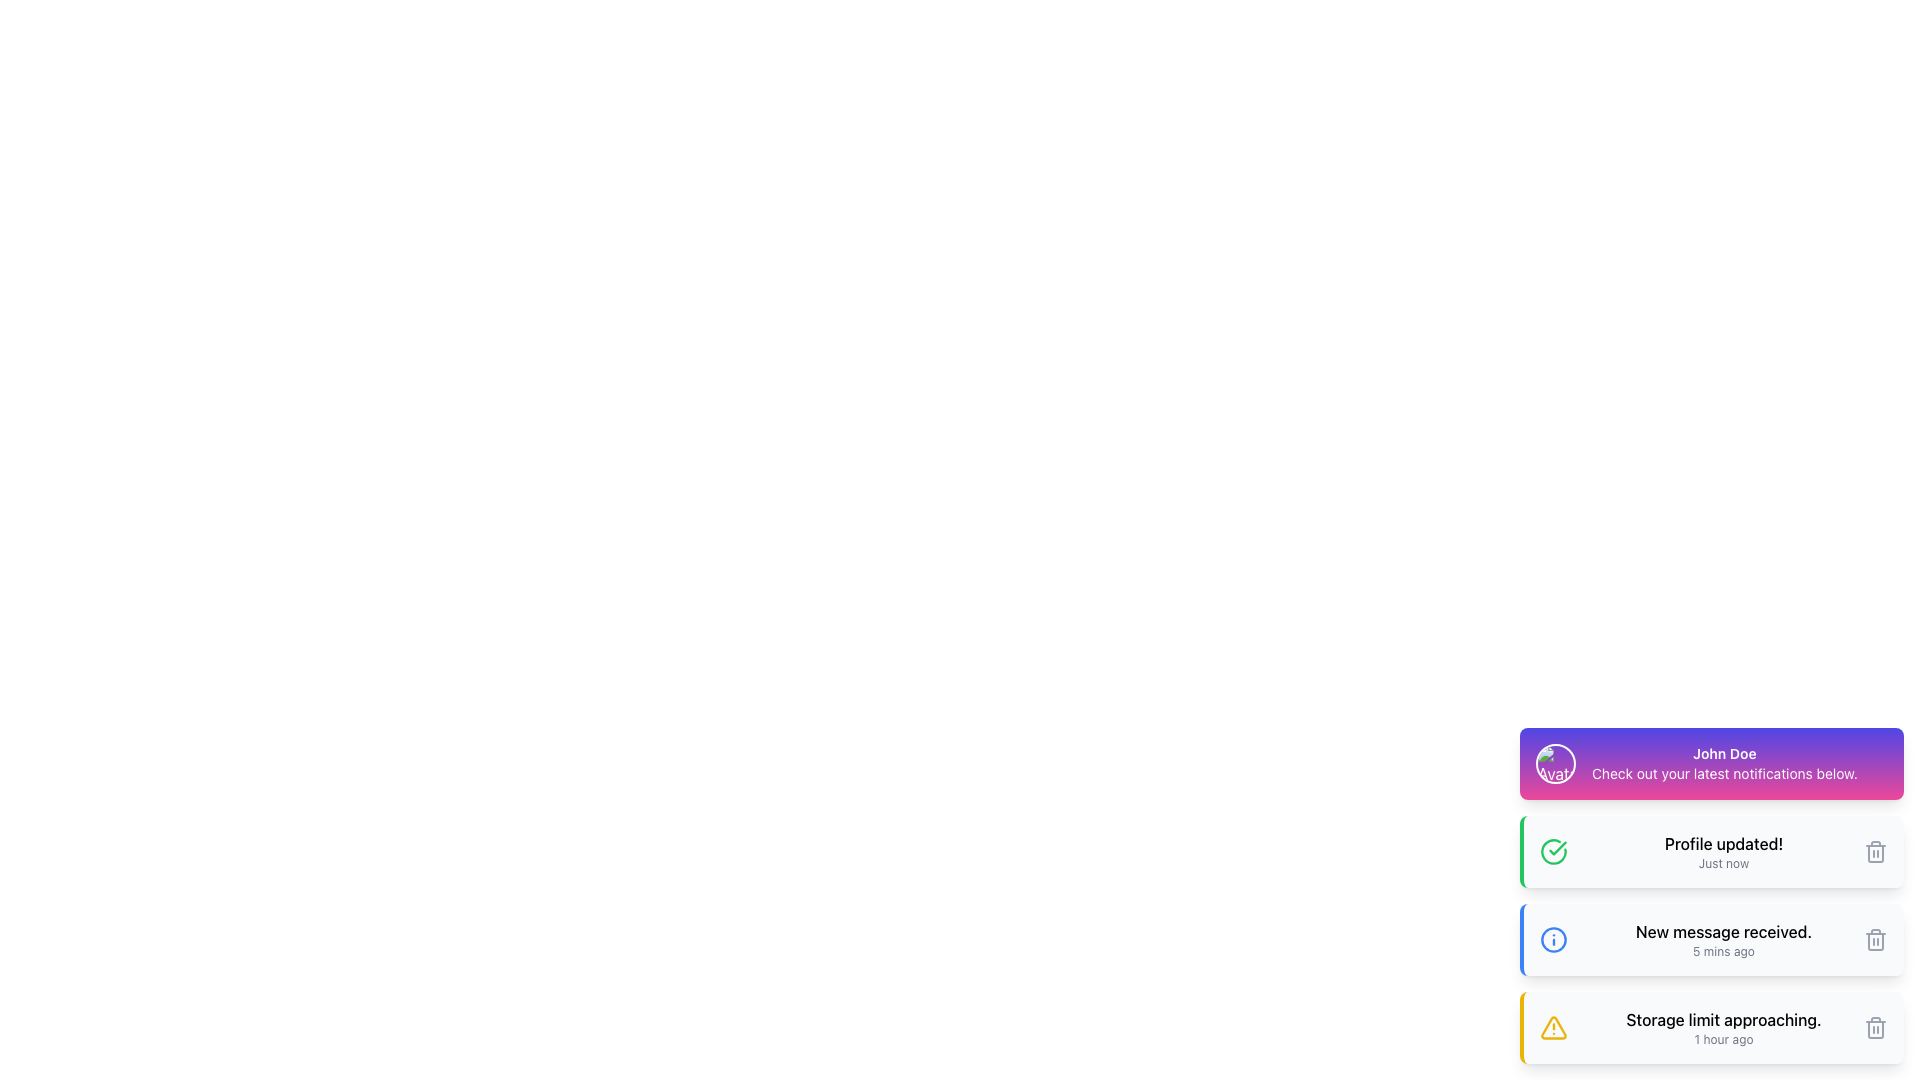 This screenshot has width=1920, height=1080. What do you see at coordinates (1875, 853) in the screenshot?
I see `the delete icon associated with the 'Profile updated!' notification, located on the far-right side of the notification item` at bounding box center [1875, 853].